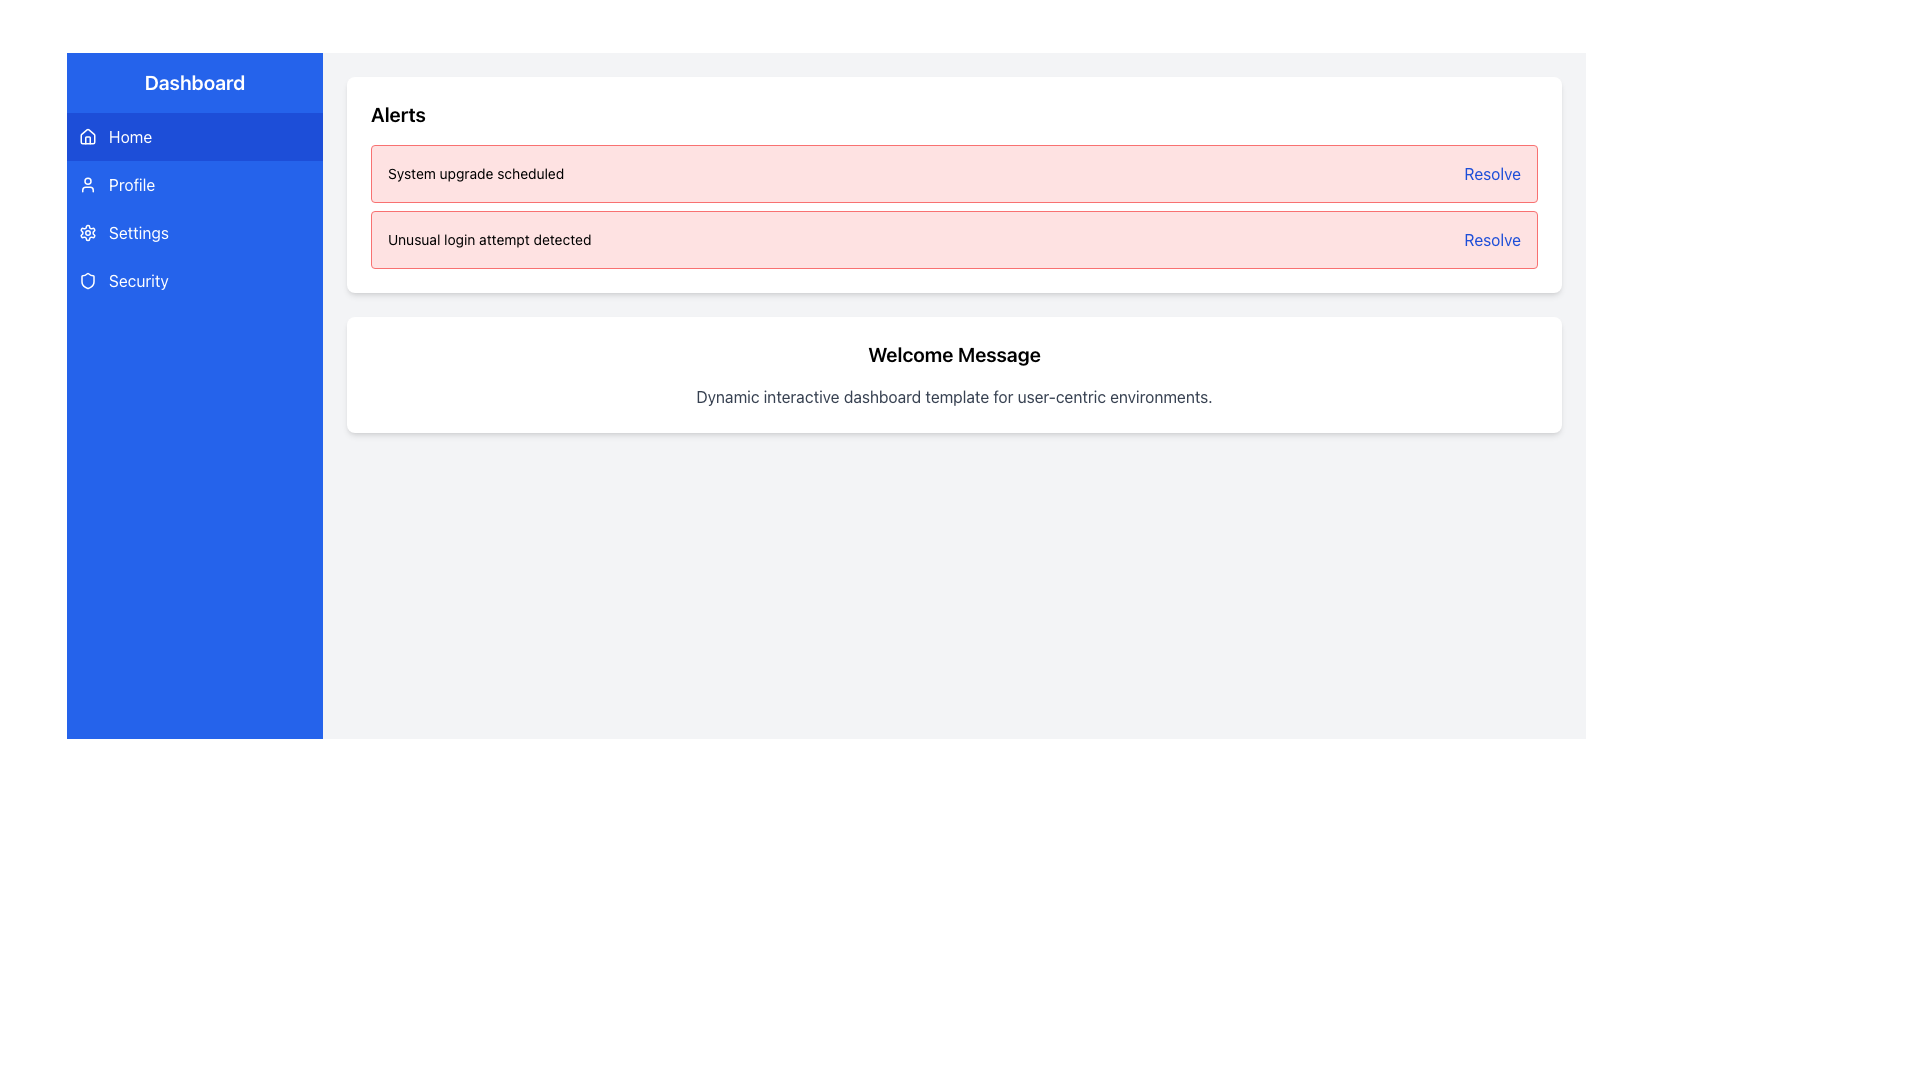  I want to click on the Text Label at the top of the vertical sidebar, so click(195, 82).